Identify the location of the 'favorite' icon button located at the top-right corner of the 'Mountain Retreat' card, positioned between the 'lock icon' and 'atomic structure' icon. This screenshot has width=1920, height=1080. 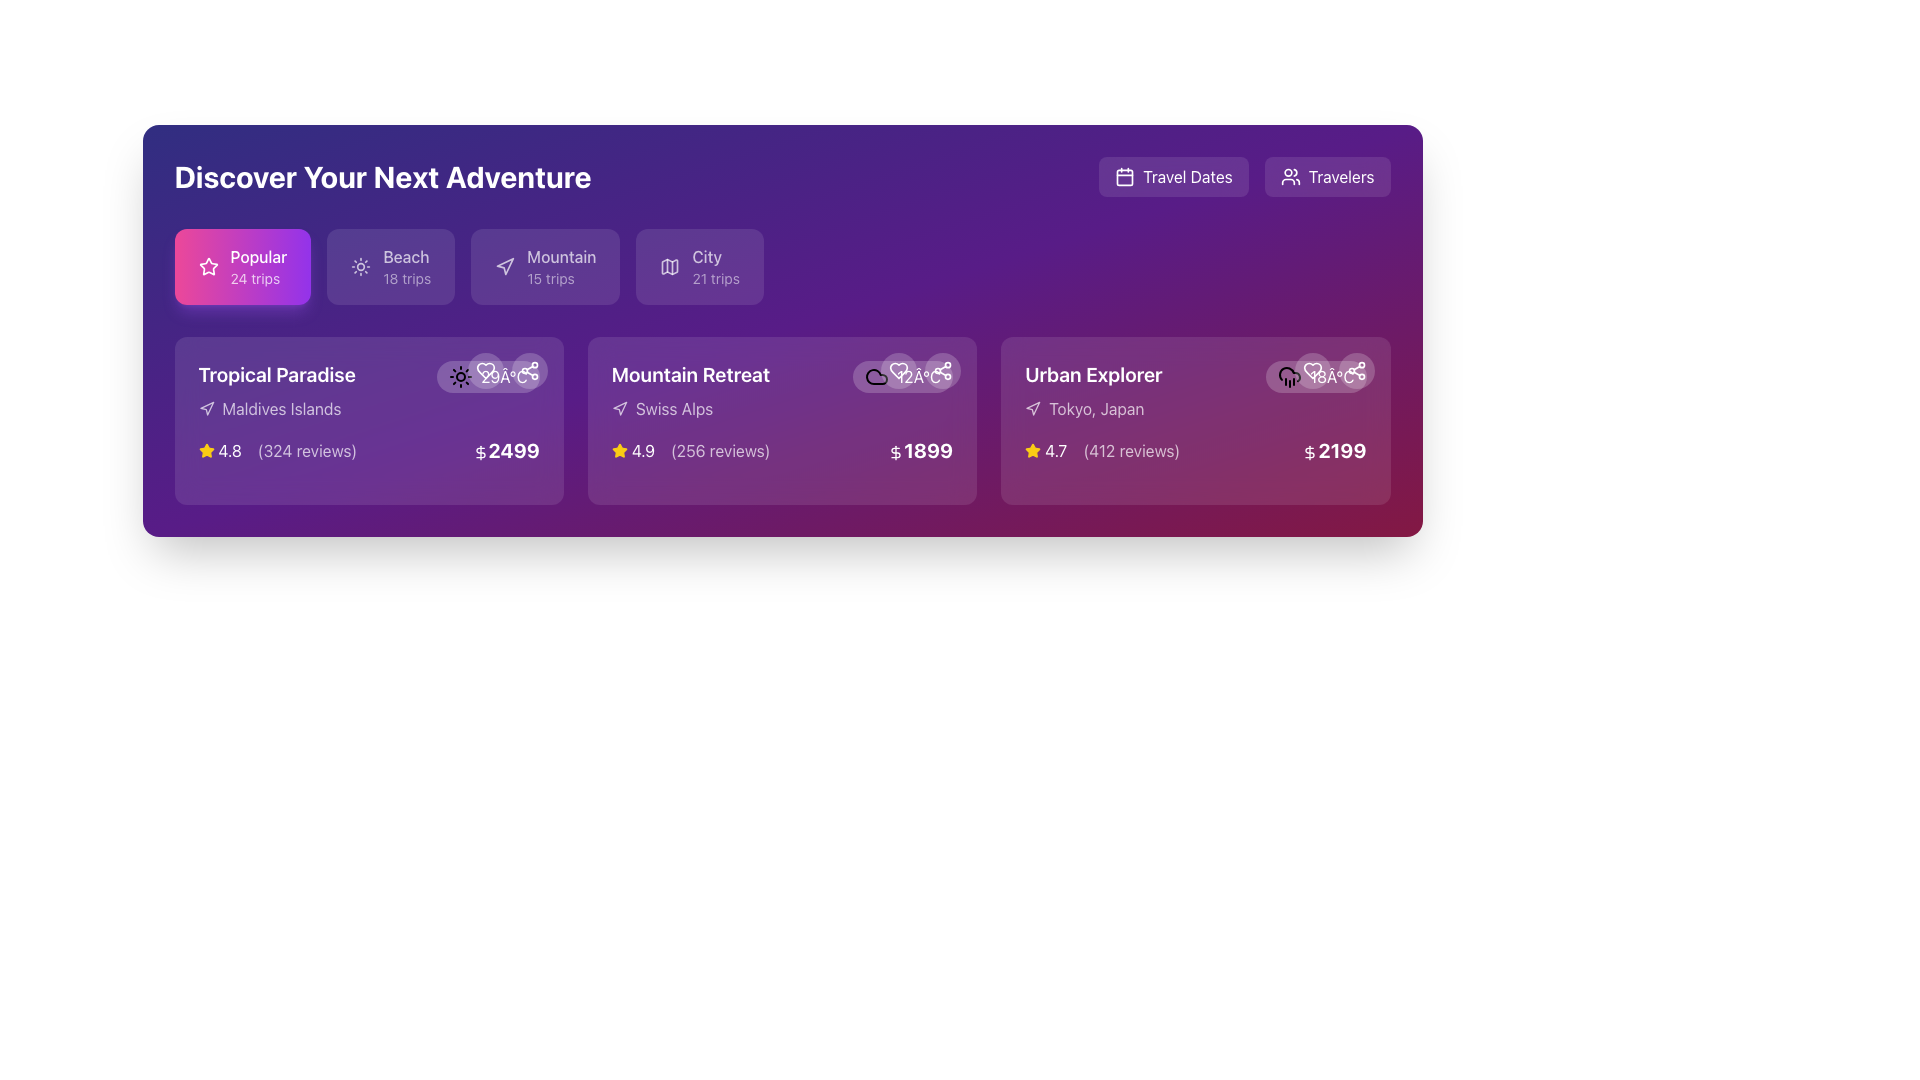
(898, 370).